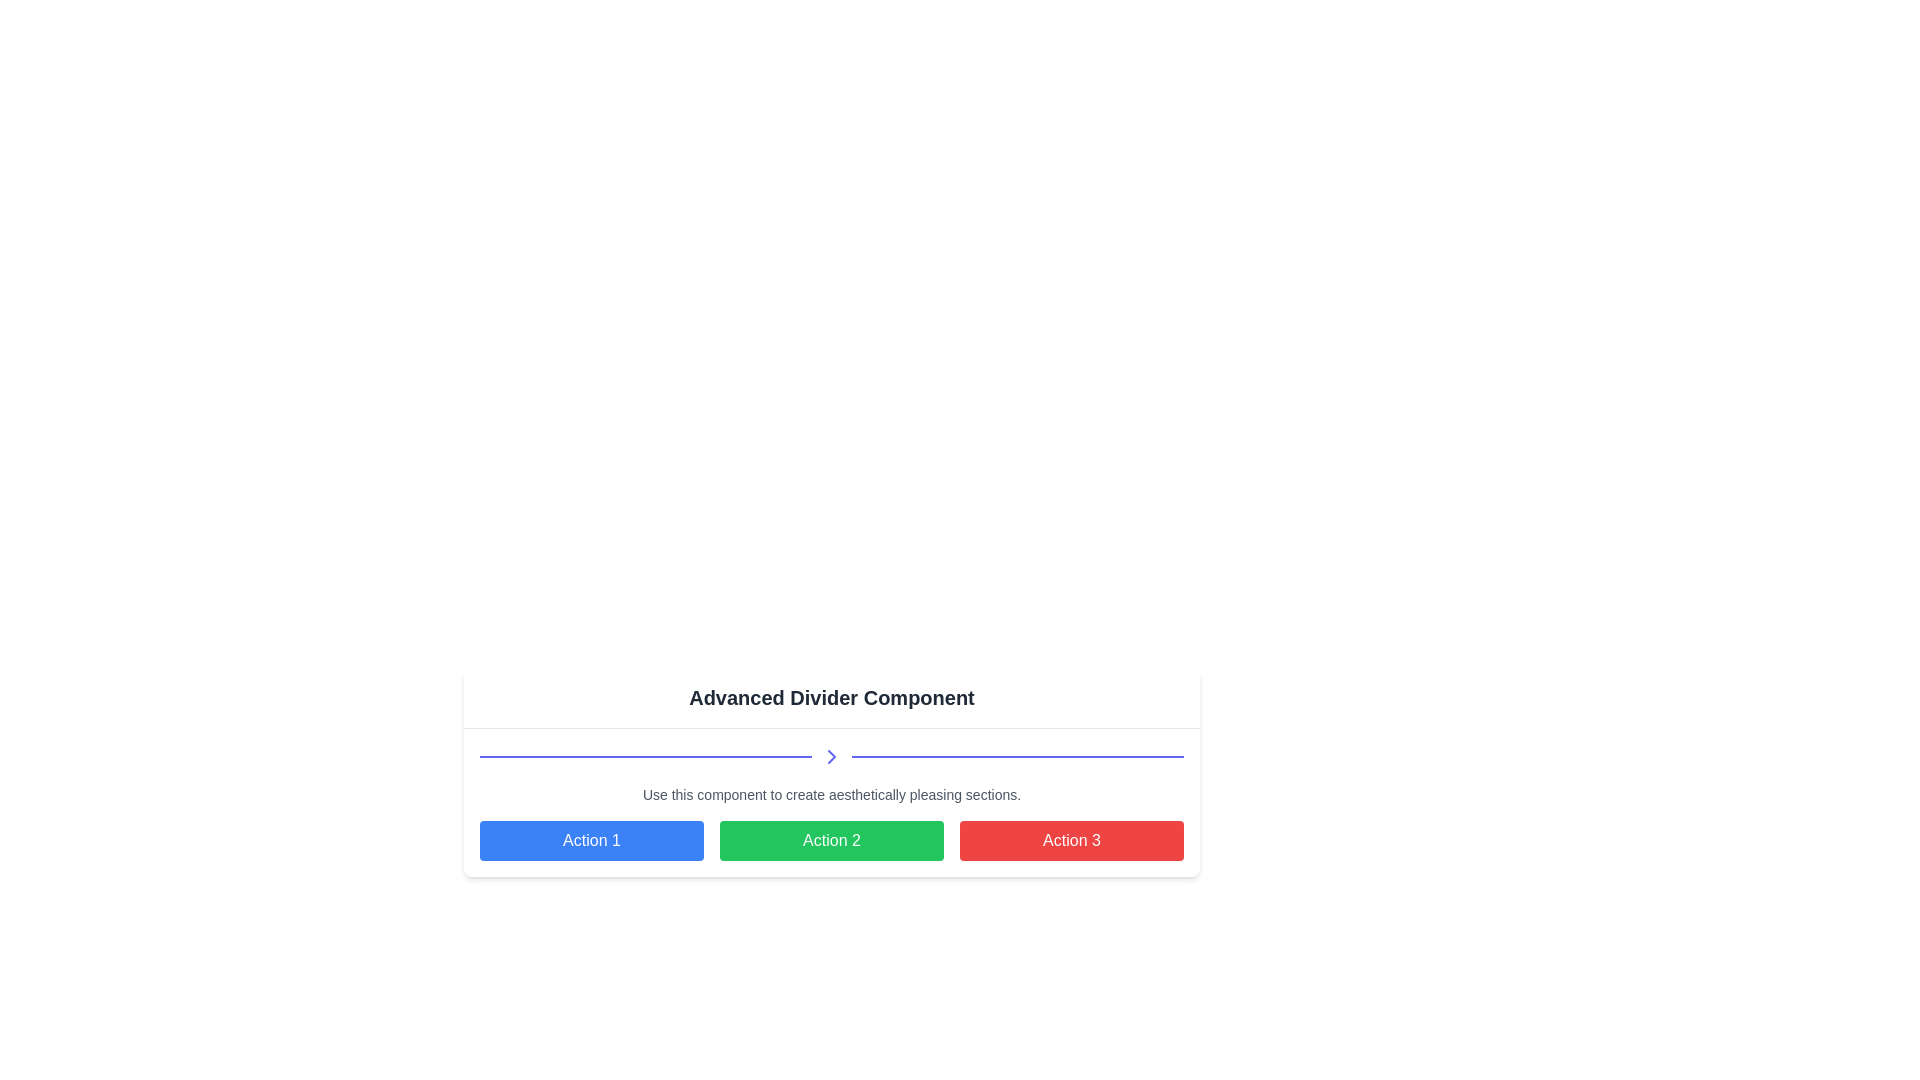 Image resolution: width=1920 pixels, height=1080 pixels. I want to click on the blue button labeled 'Action 1', so click(590, 840).